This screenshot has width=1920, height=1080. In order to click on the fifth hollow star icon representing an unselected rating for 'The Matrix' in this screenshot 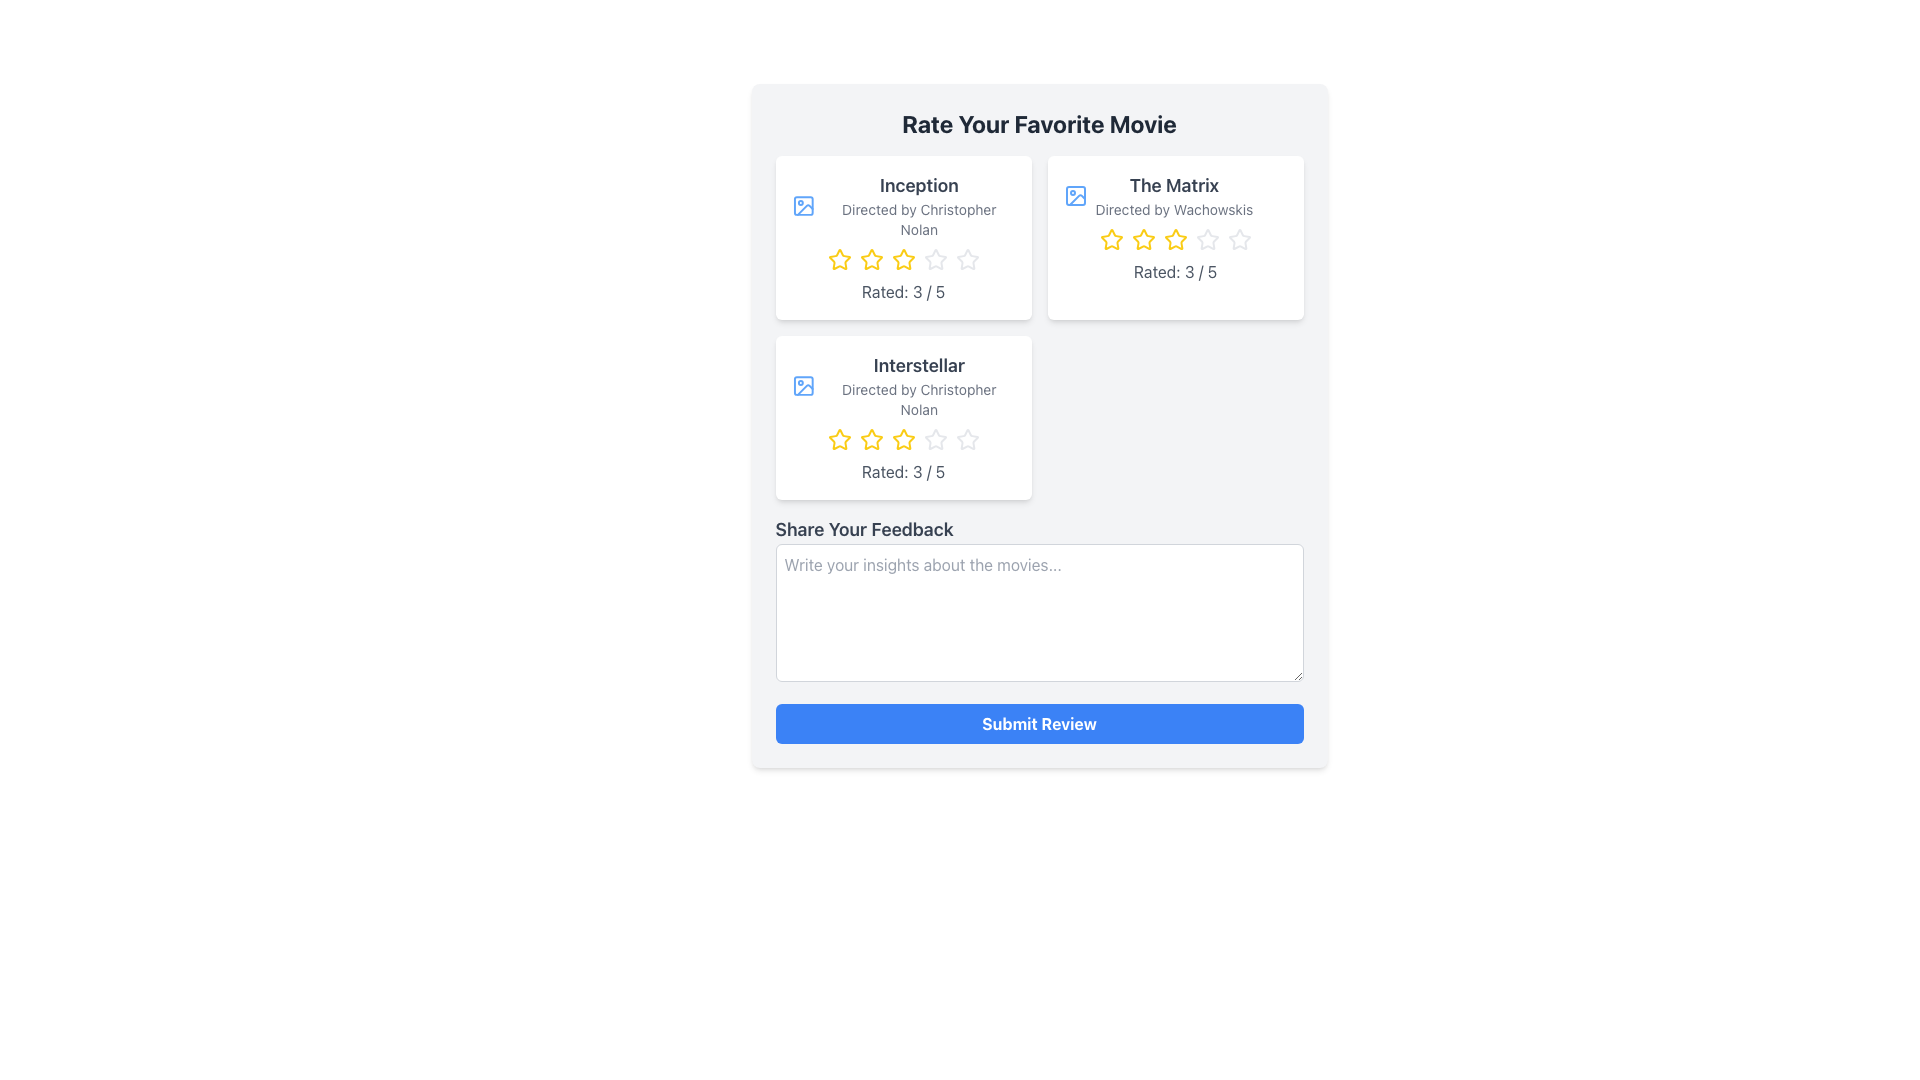, I will do `click(1206, 238)`.